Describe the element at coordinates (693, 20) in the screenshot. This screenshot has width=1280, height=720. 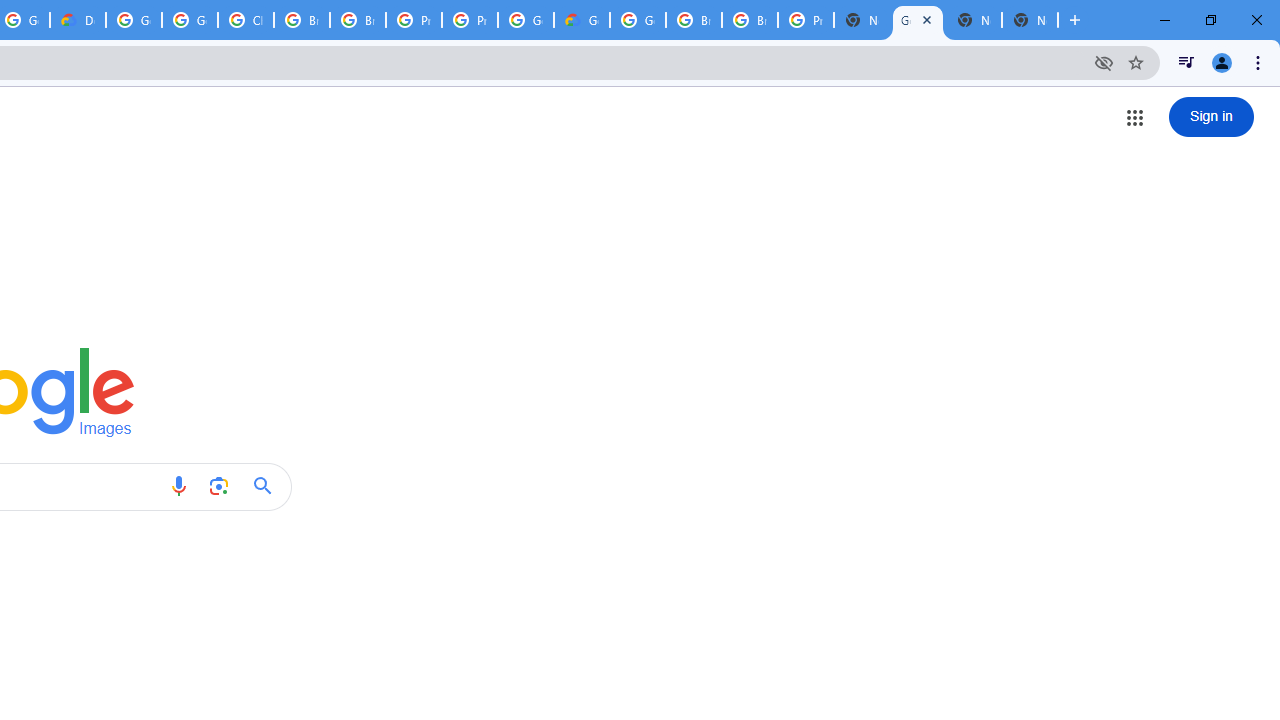
I see `'Browse Chrome as a guest - Computer - Google Chrome Help'` at that location.